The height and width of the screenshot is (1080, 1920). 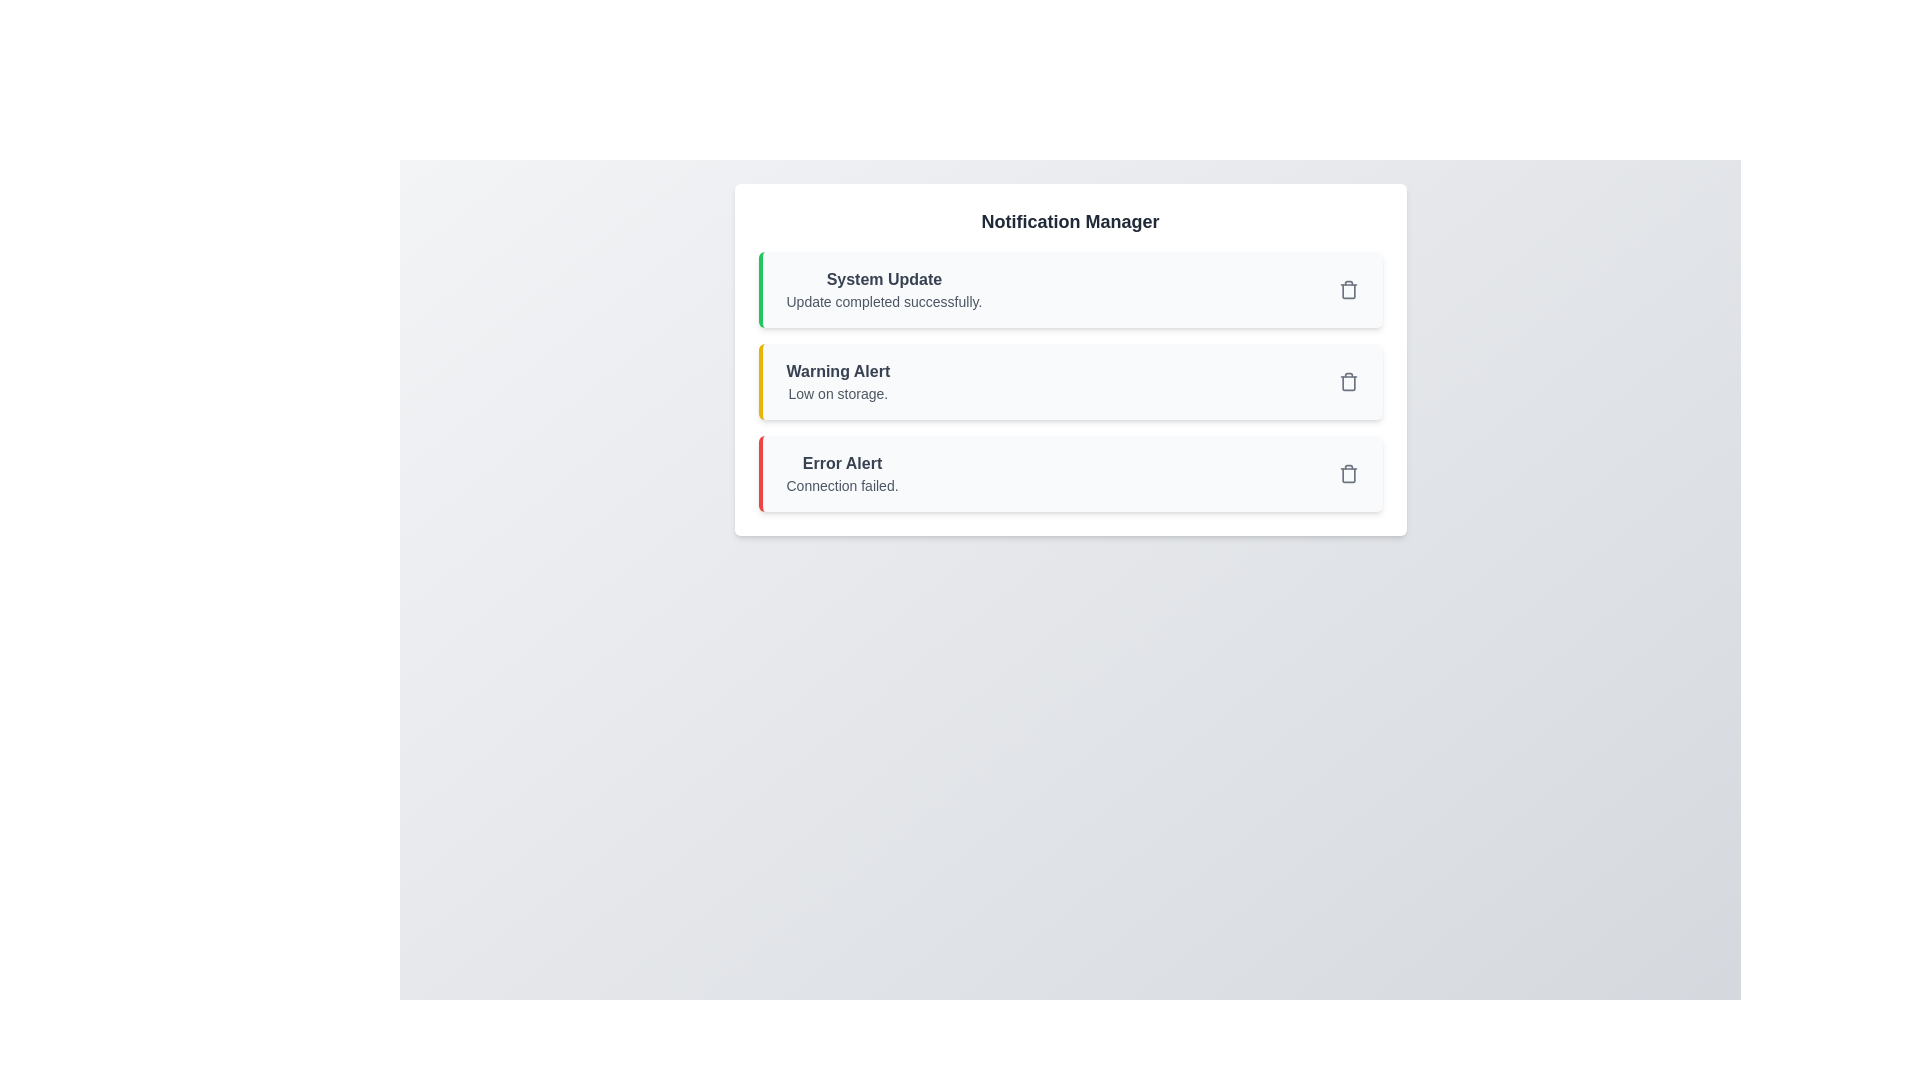 I want to click on the title or header text label of the 'System Update' notification card, which is located at the top-left corner of the card and above the text 'Update completed successfully.', so click(x=883, y=280).